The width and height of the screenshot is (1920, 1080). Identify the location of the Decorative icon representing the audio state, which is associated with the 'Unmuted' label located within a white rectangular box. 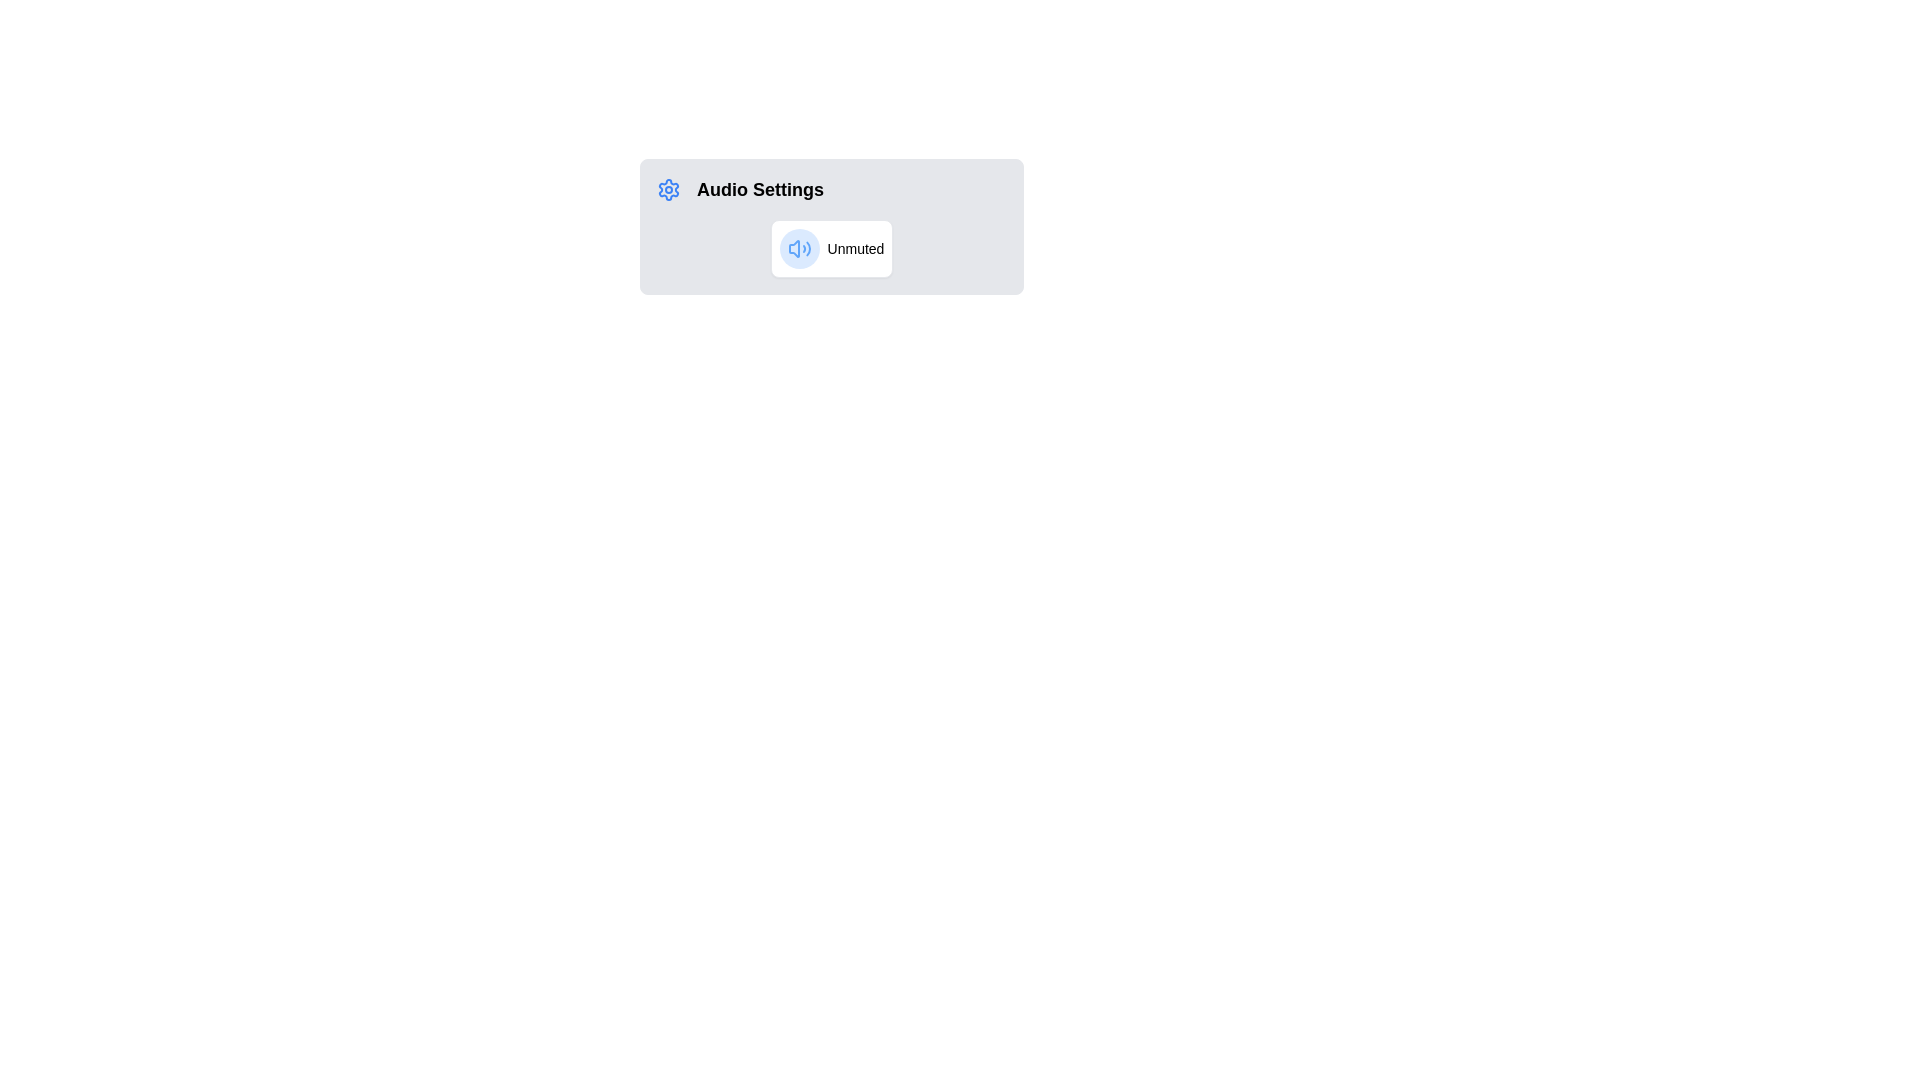
(798, 248).